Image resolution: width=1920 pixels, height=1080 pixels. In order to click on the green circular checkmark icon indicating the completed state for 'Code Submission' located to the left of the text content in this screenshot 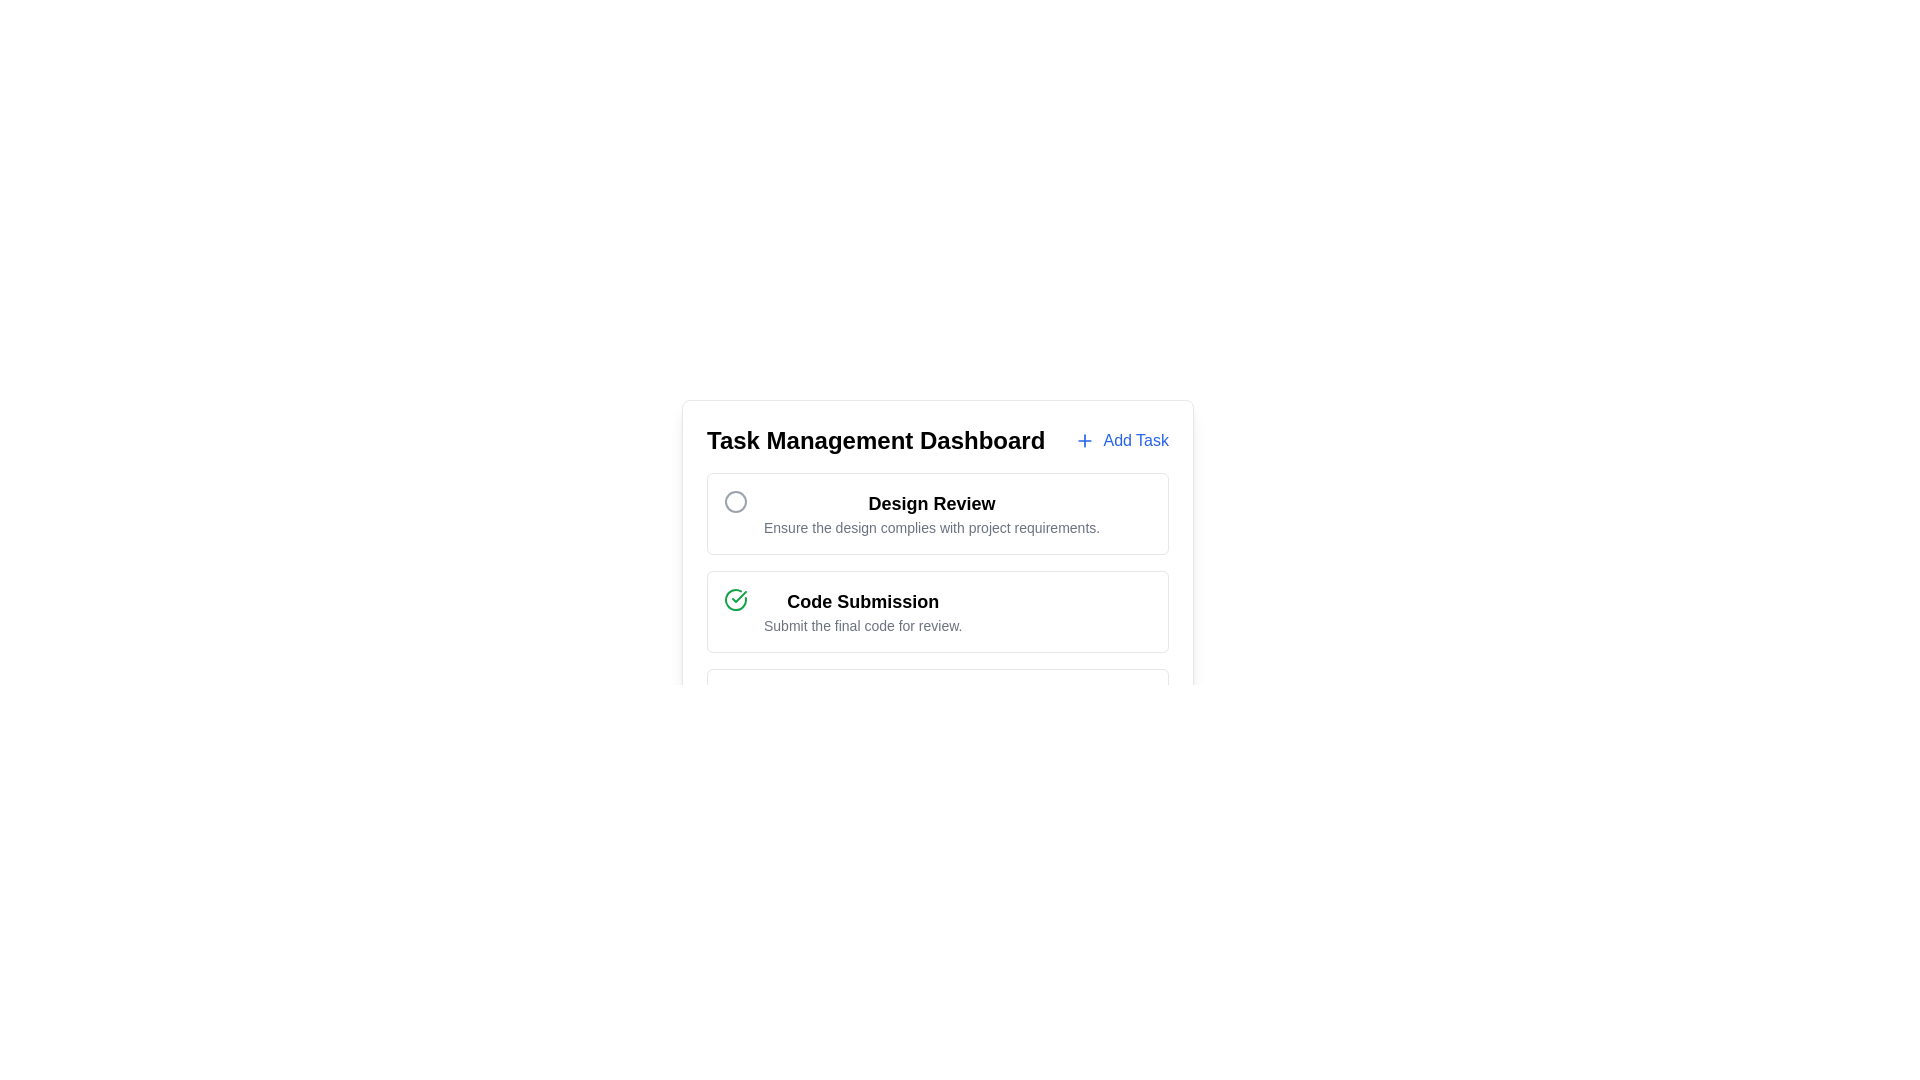, I will do `click(734, 599)`.